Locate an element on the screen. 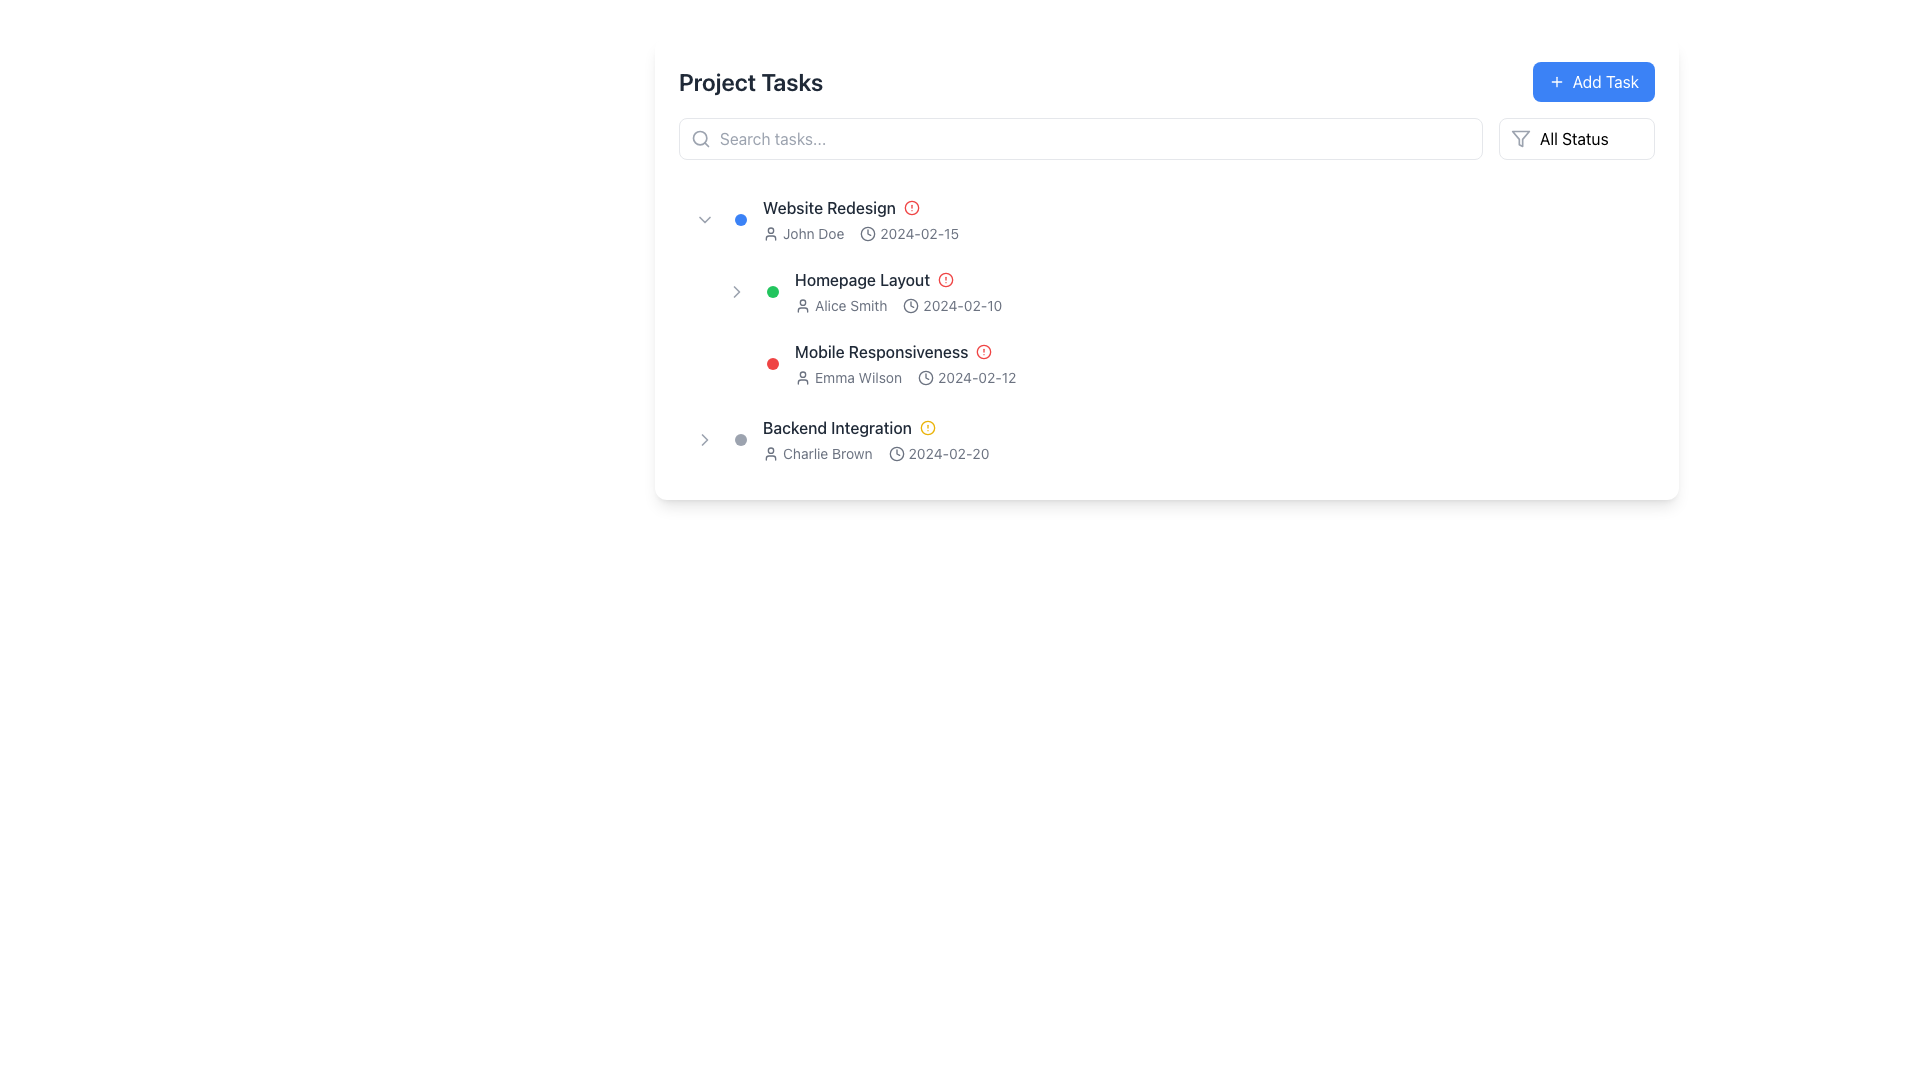 The width and height of the screenshot is (1920, 1080). the alert icon indicating an issue with the task titled 'Website Redesign' located immediately to the right of its text label in the 'Project Tasks' list is located at coordinates (911, 208).